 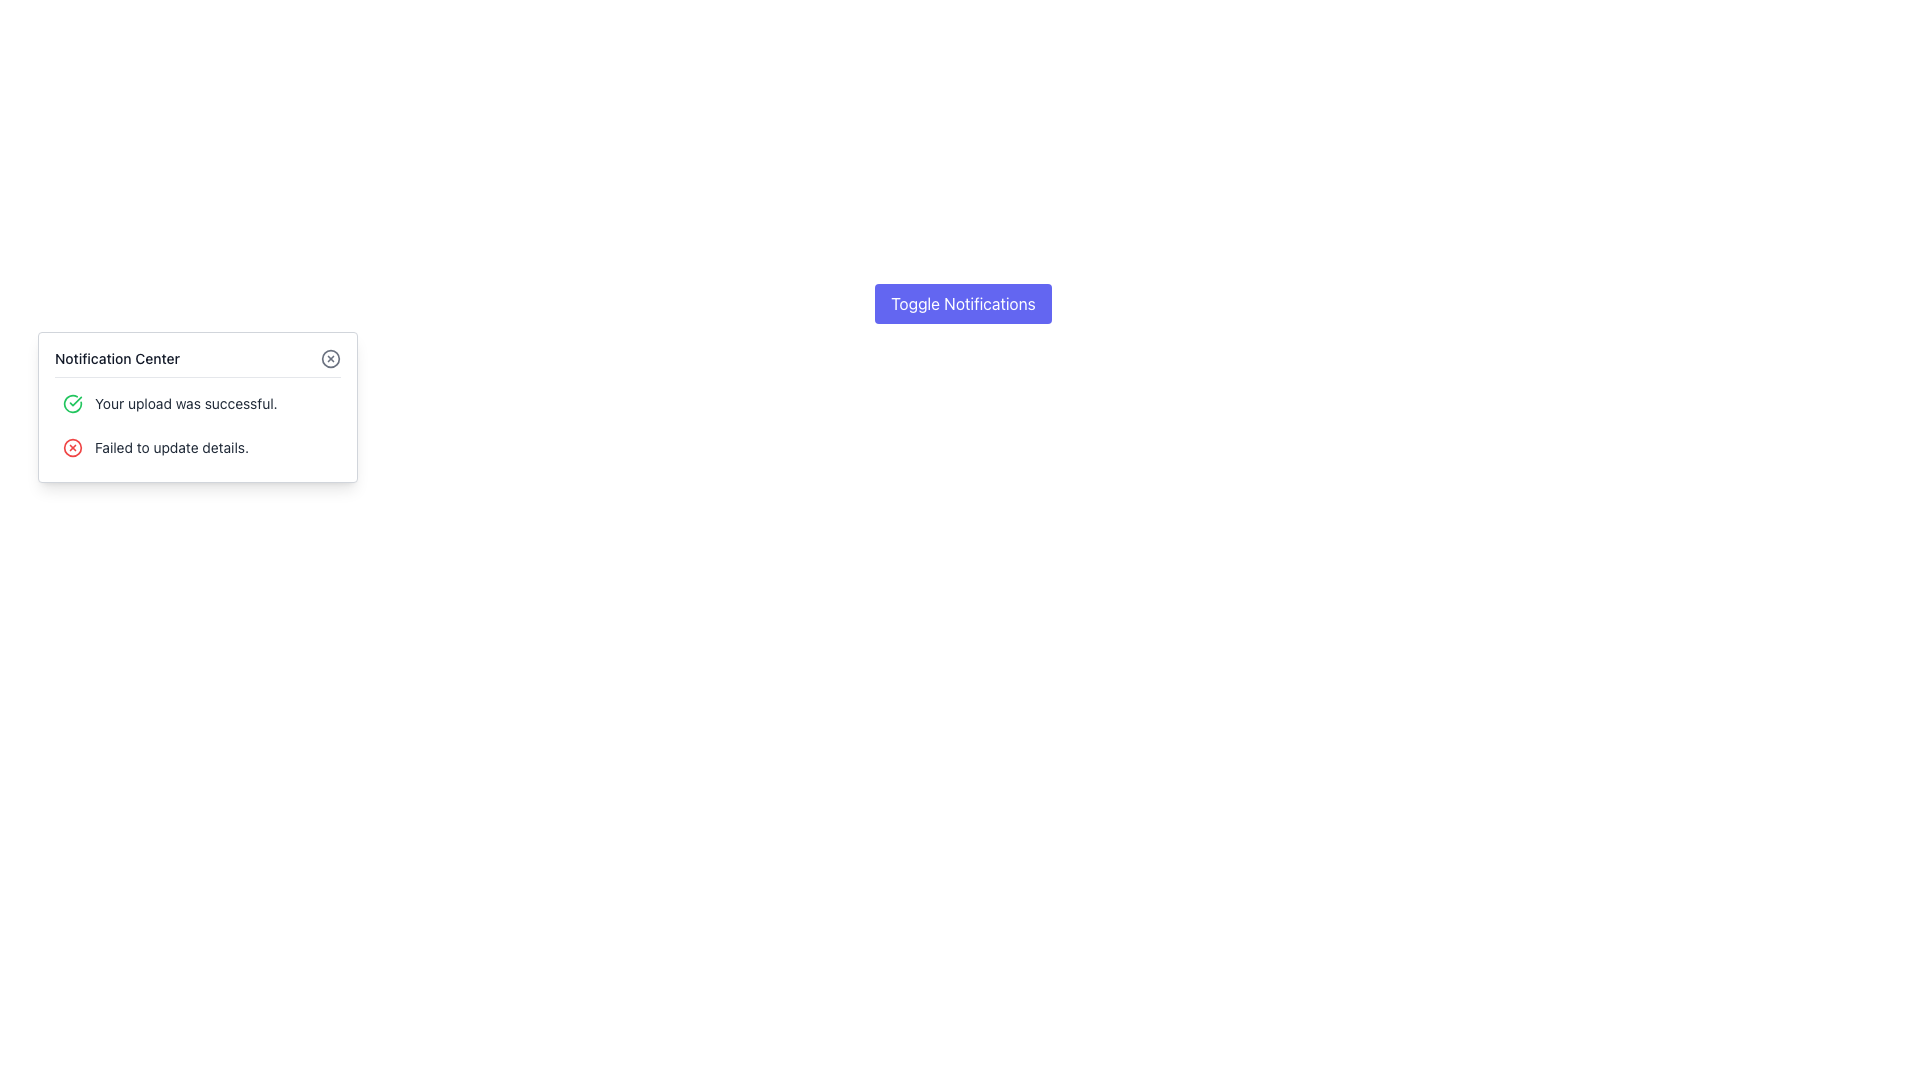 I want to click on the notification message indicating a failure to update details, which is the second notification in the 'Notification Center' list, so click(x=197, y=446).